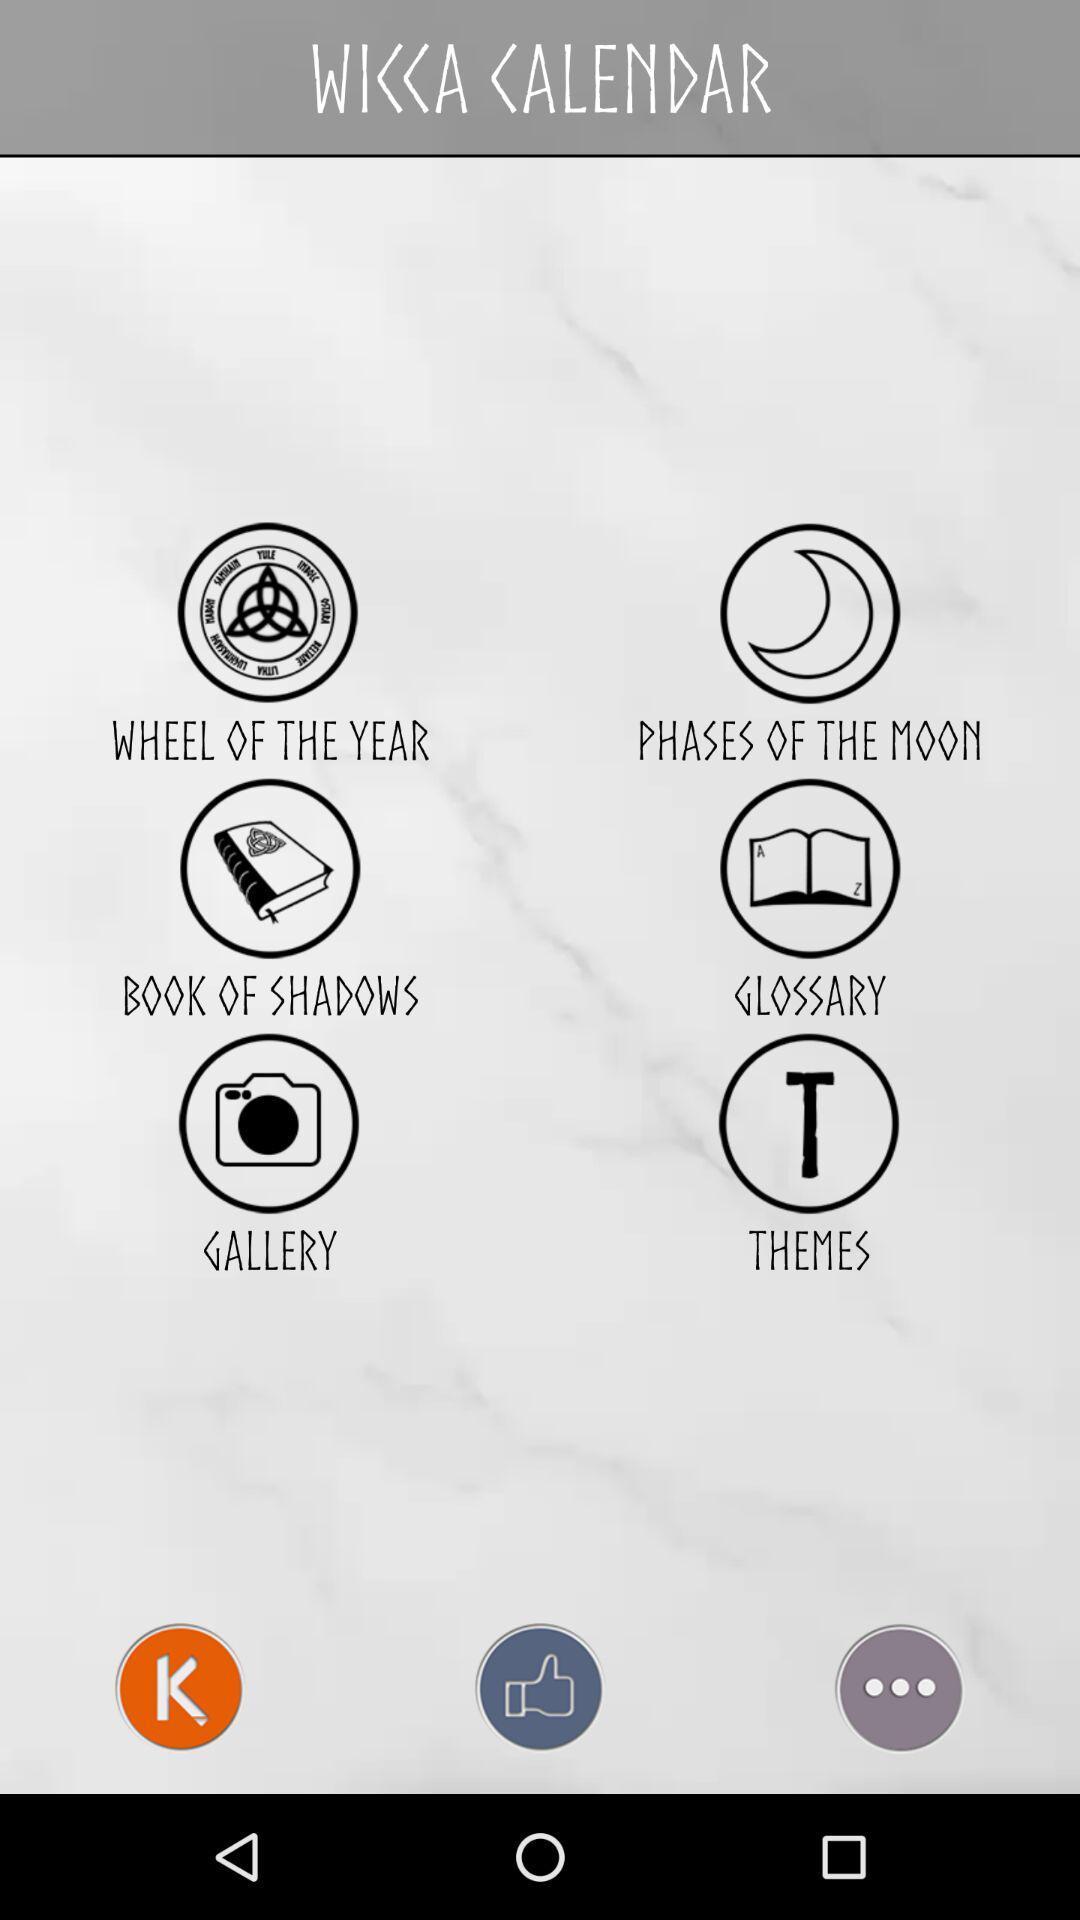 Image resolution: width=1080 pixels, height=1920 pixels. Describe the element at coordinates (808, 1123) in the screenshot. I see `open theme menu` at that location.